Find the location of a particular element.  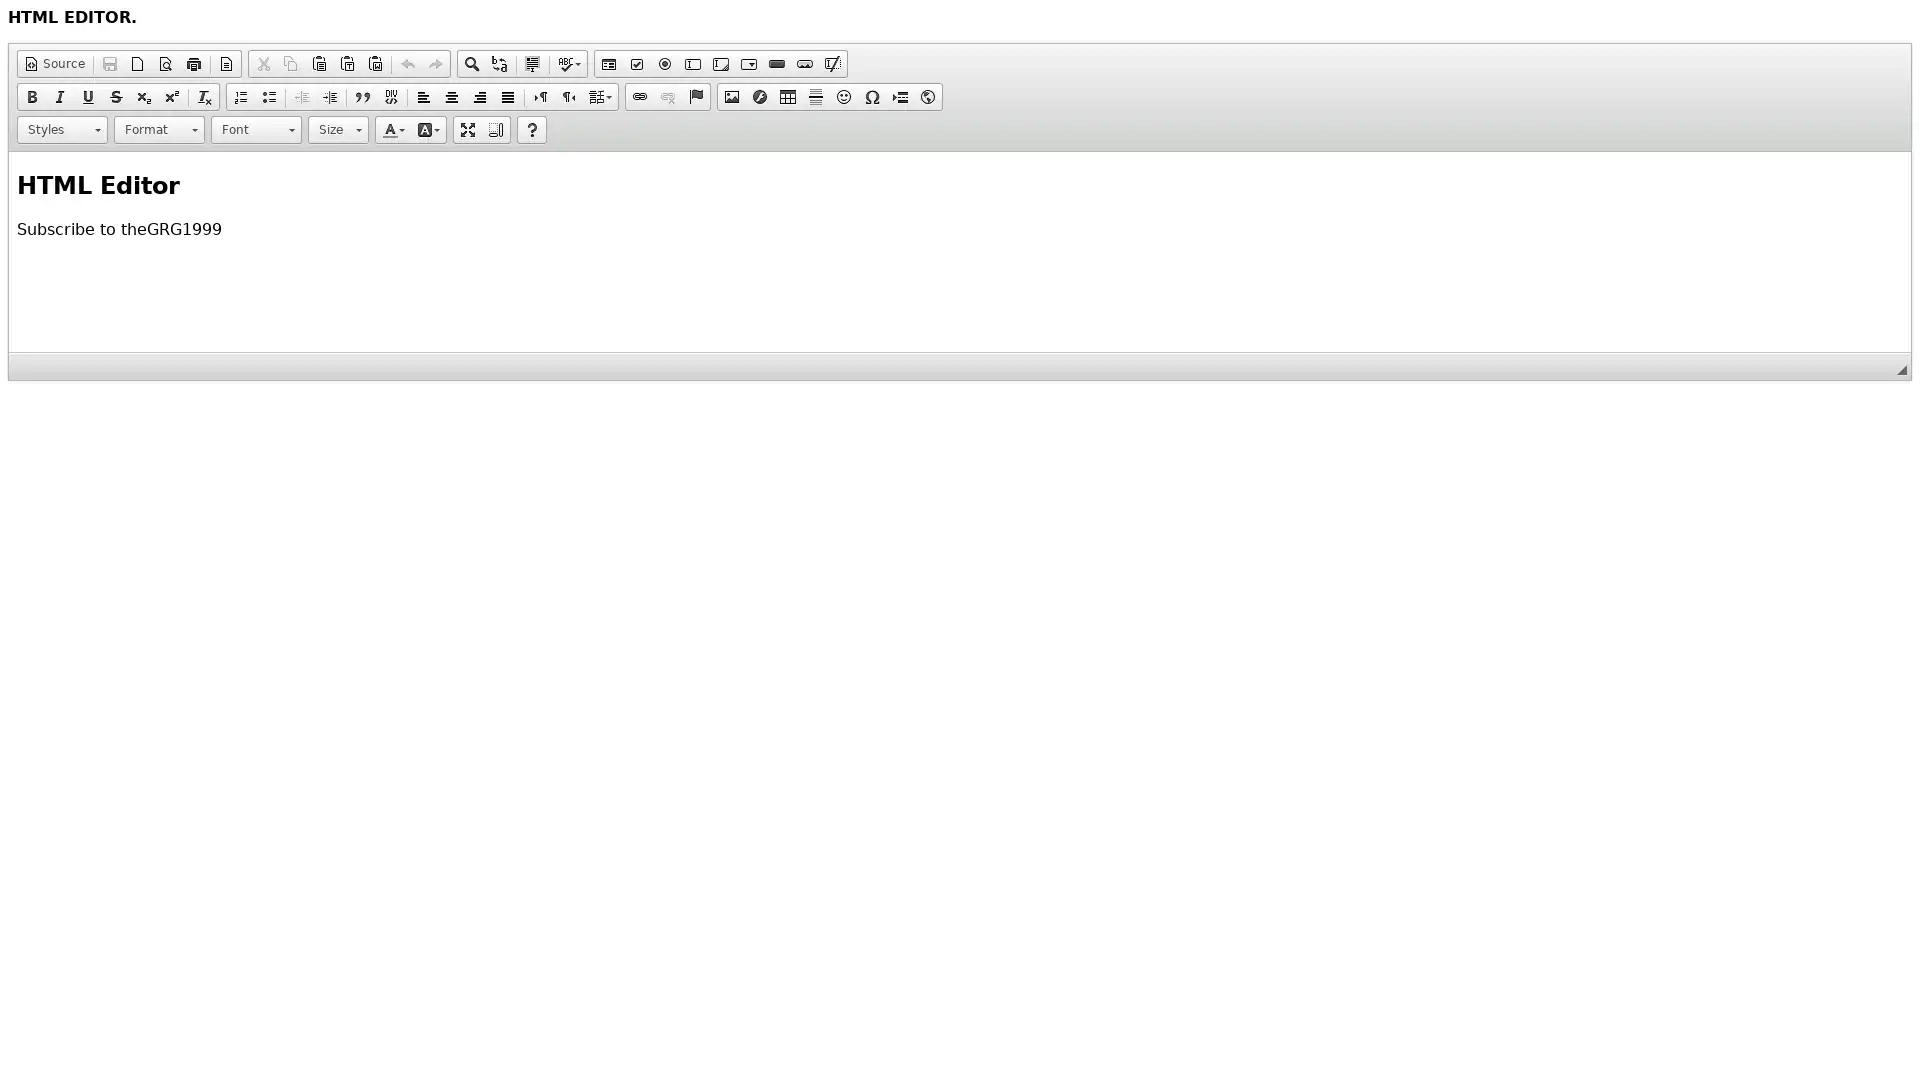

Decrease Indent is located at coordinates (301, 96).